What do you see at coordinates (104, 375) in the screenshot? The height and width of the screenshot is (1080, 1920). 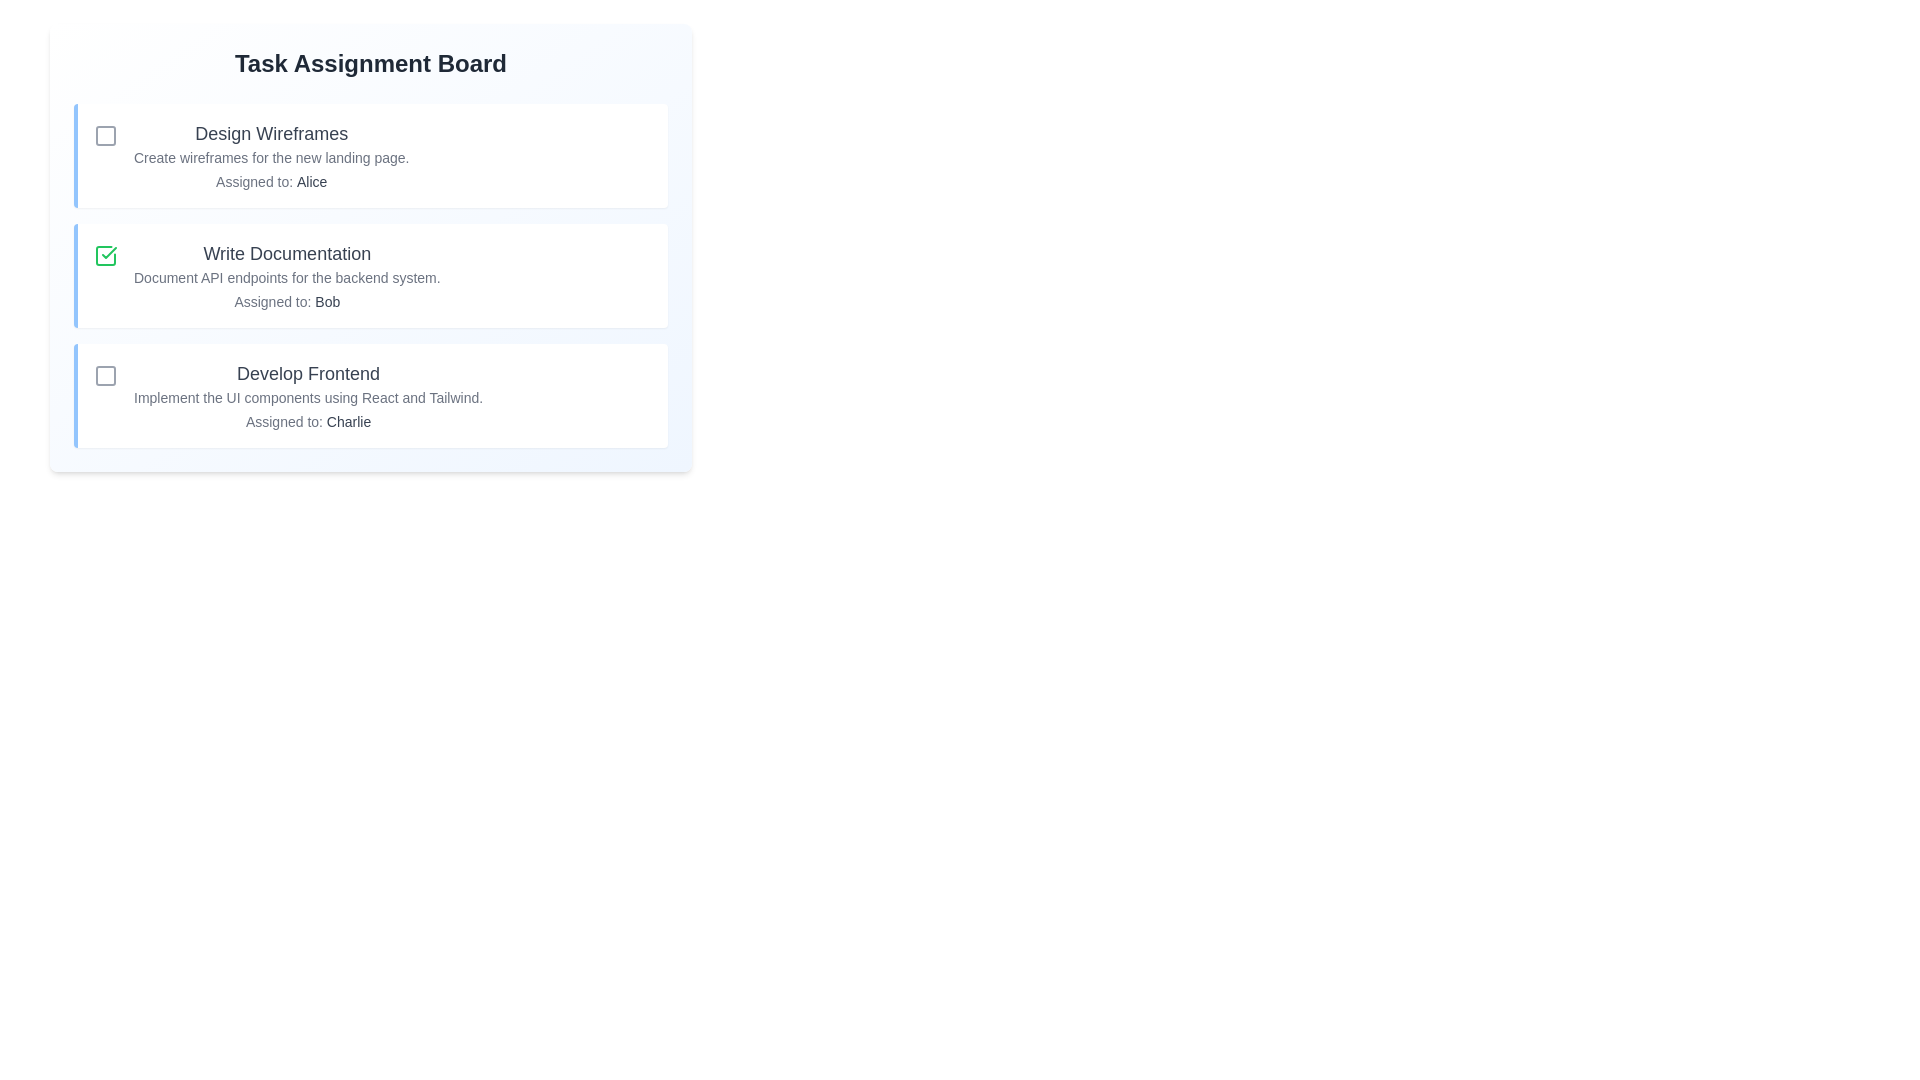 I see `the inner square indicator located in the 'Develop Frontend' row, which is the third entry in the task list` at bounding box center [104, 375].